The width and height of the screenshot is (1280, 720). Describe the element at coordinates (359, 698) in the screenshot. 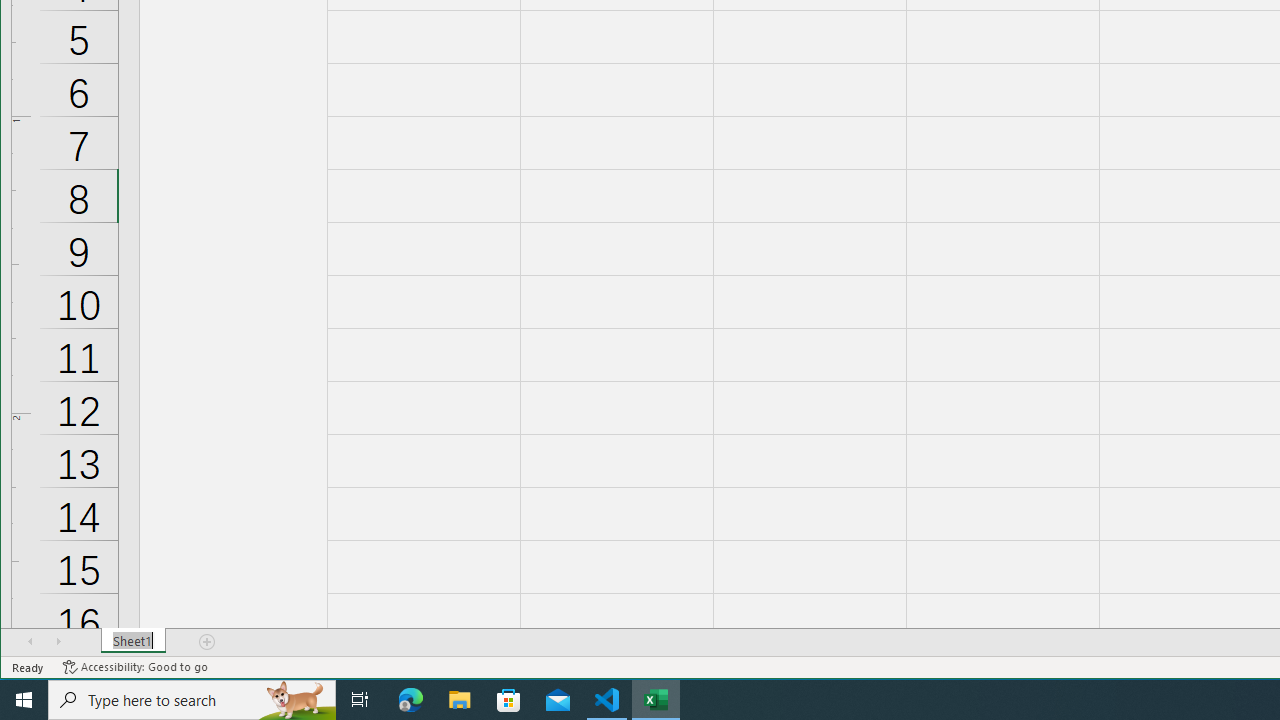

I see `'Task View'` at that location.